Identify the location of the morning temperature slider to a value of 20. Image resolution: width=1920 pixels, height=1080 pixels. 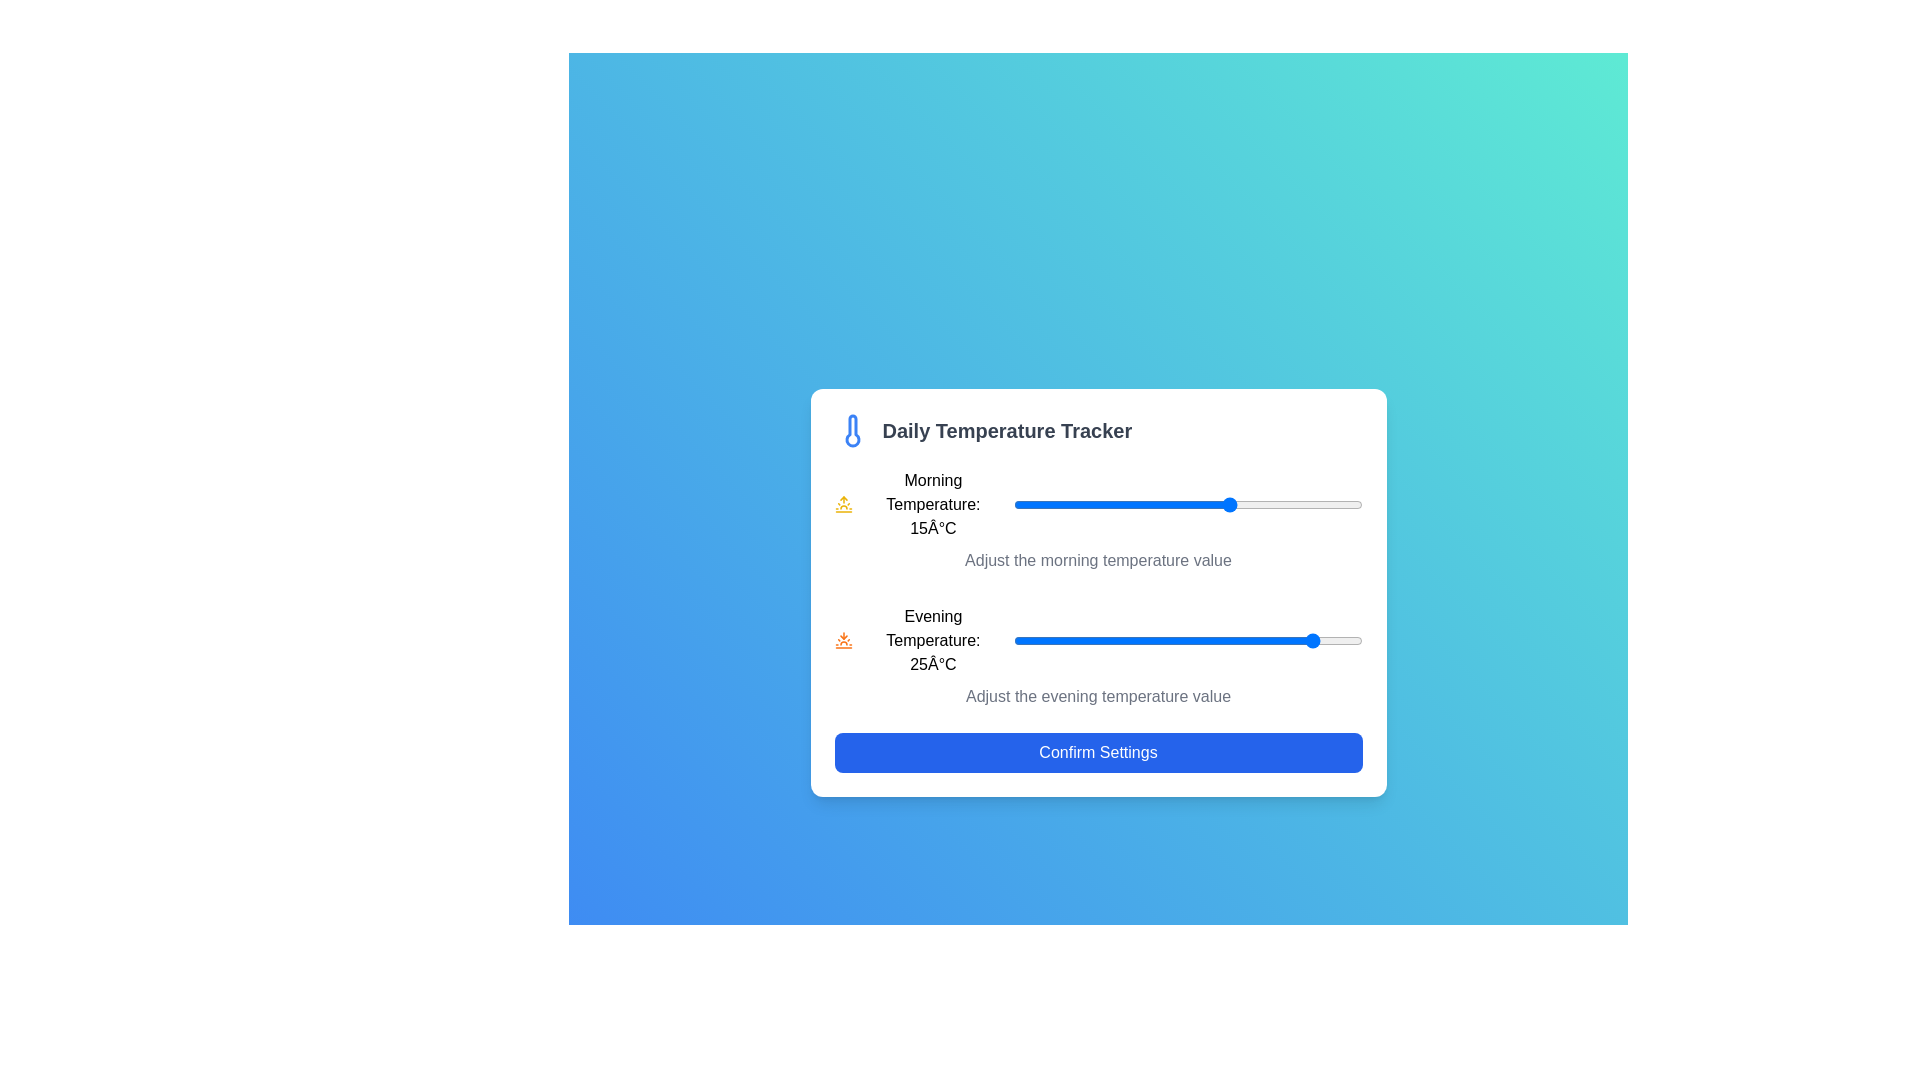
(1274, 504).